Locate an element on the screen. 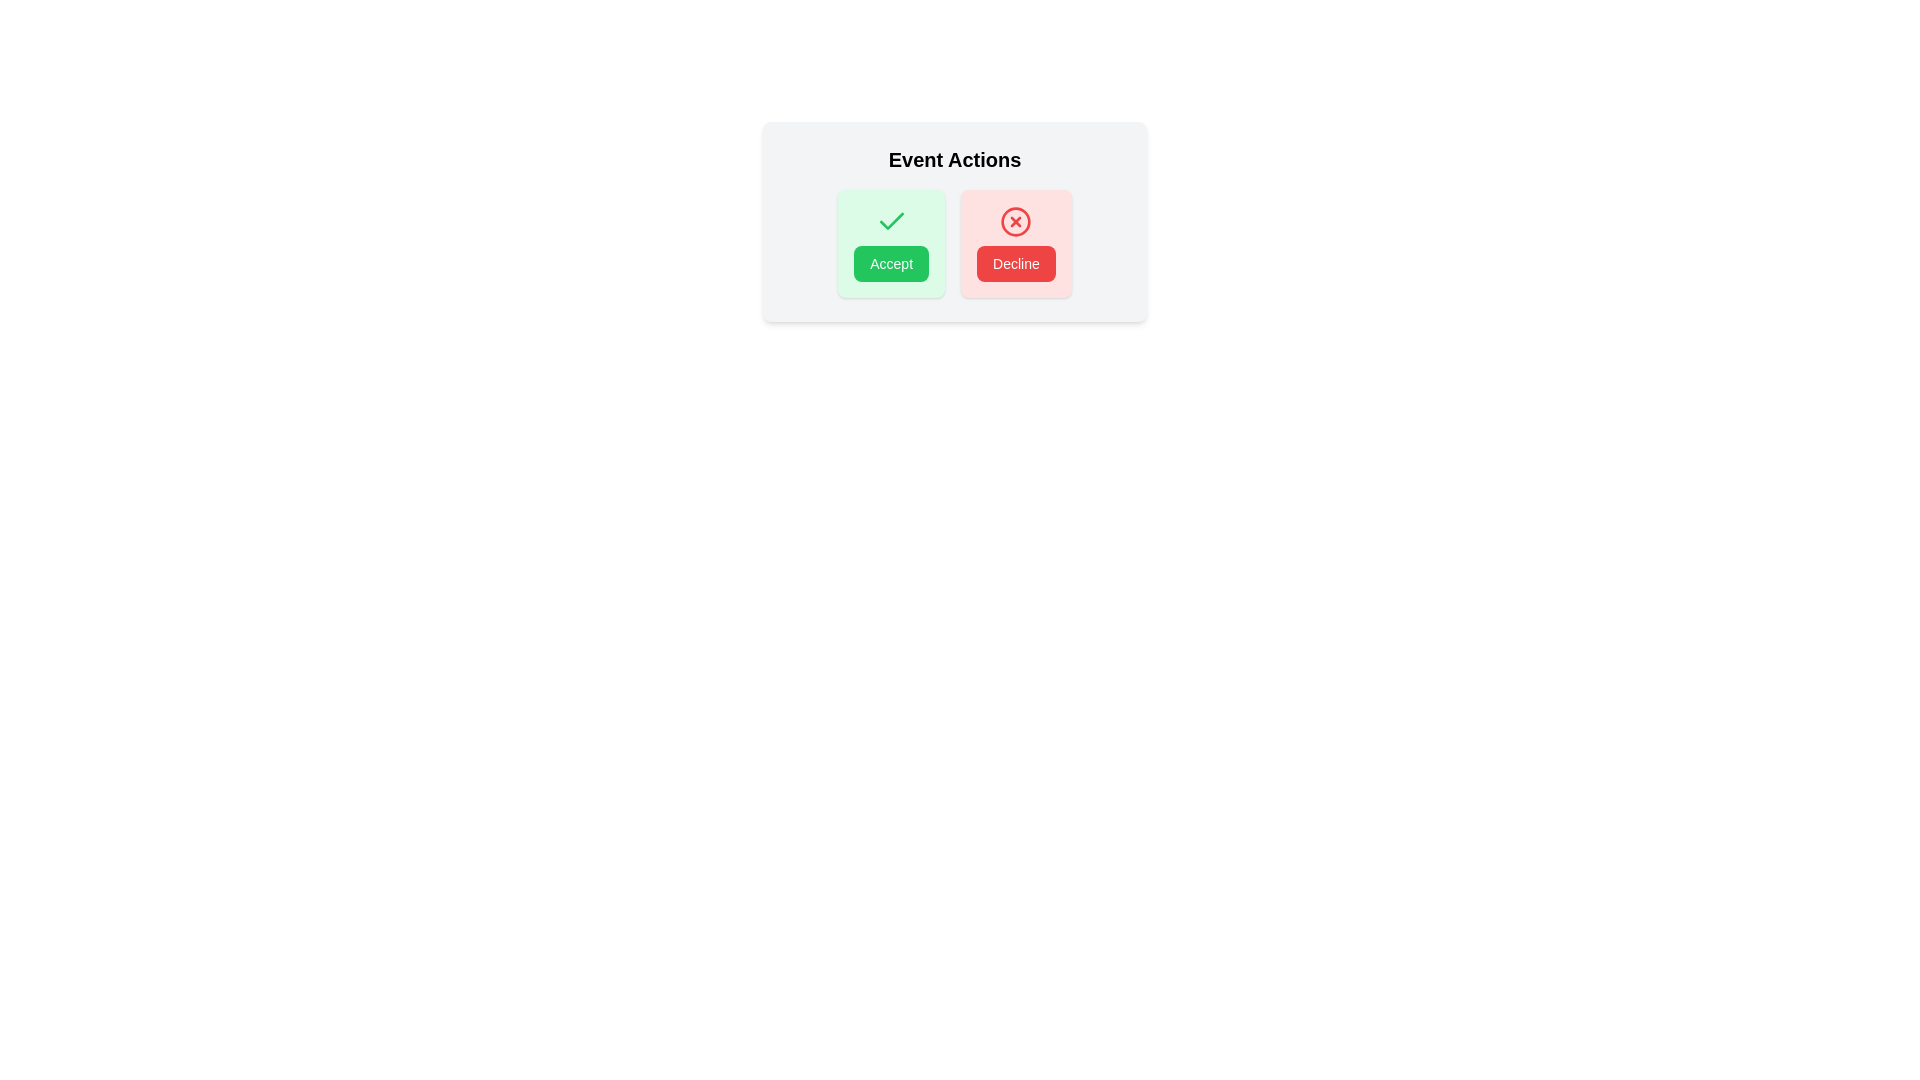  the green checkmark icon within the 'Accept' button, which is located on the left side of the two-button group under the 'Event Actions' title is located at coordinates (890, 221).